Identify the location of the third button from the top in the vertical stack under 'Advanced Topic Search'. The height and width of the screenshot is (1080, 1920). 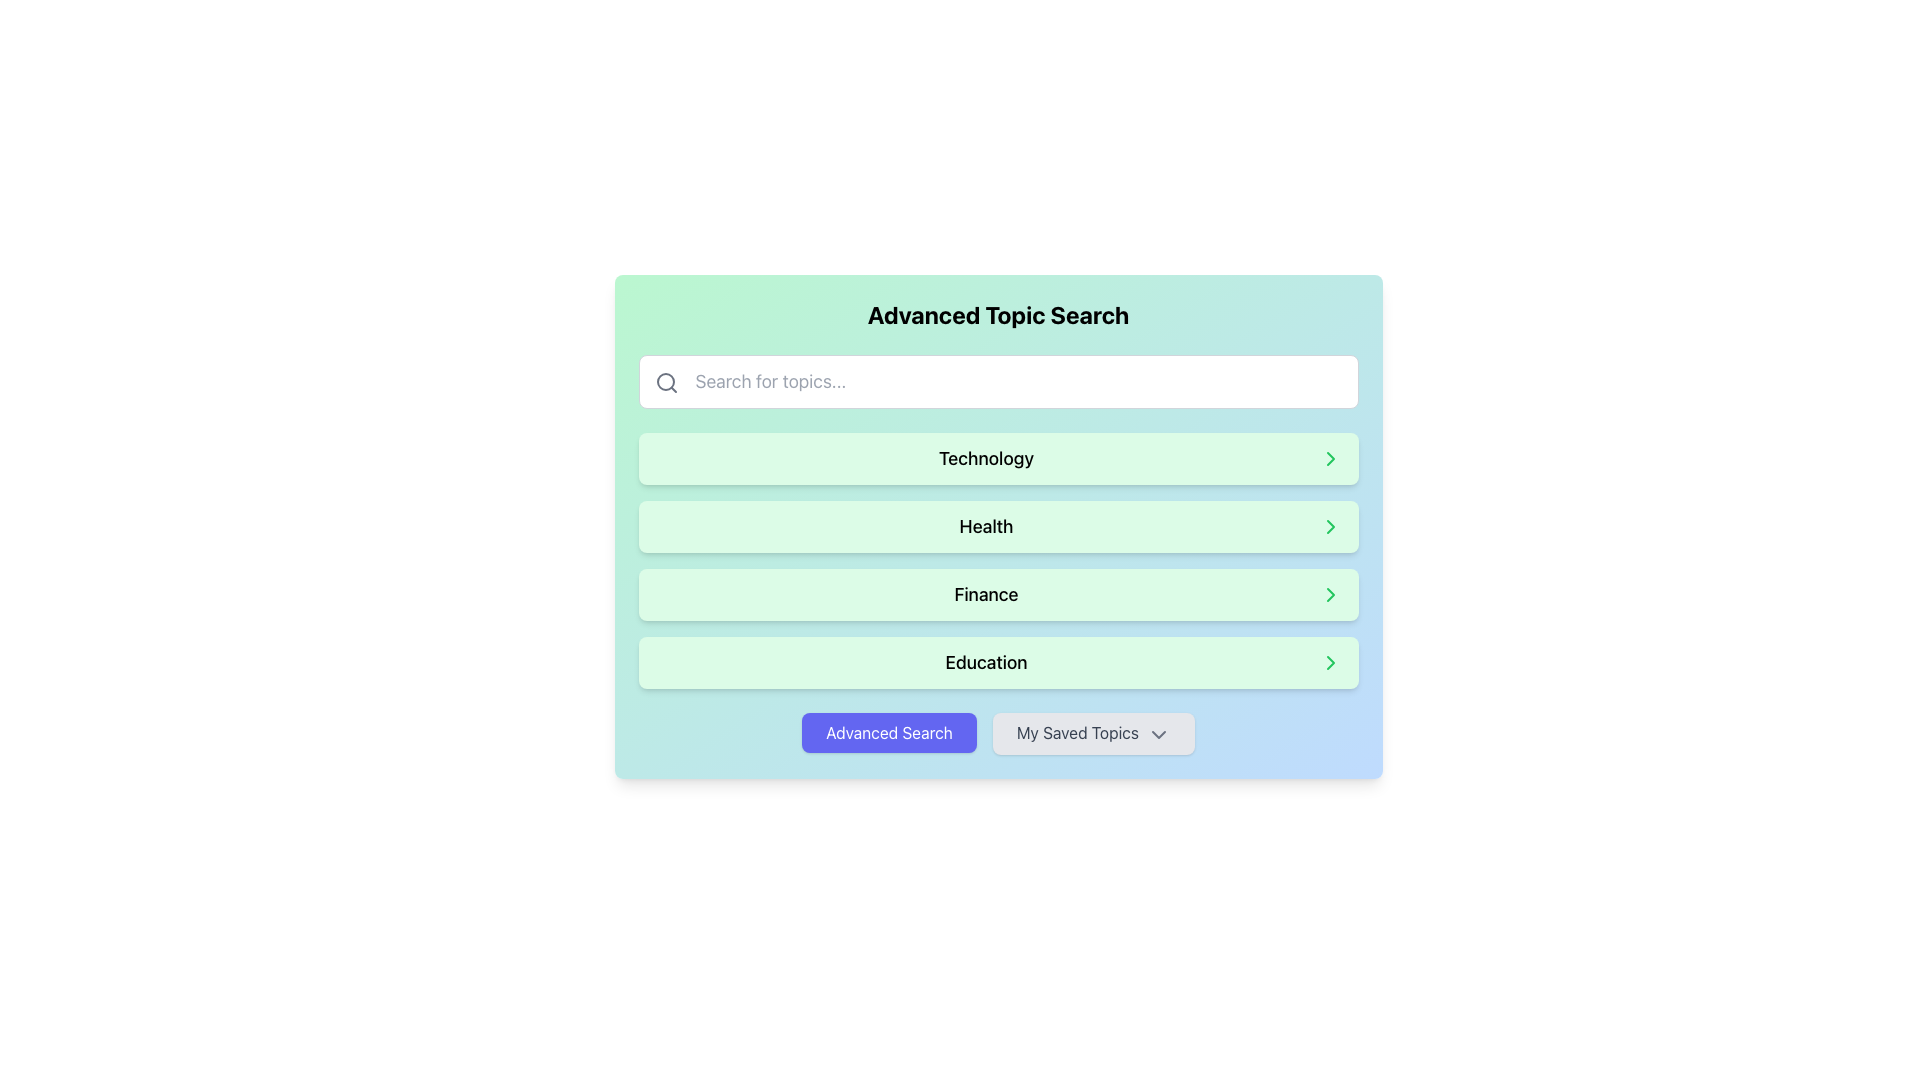
(998, 593).